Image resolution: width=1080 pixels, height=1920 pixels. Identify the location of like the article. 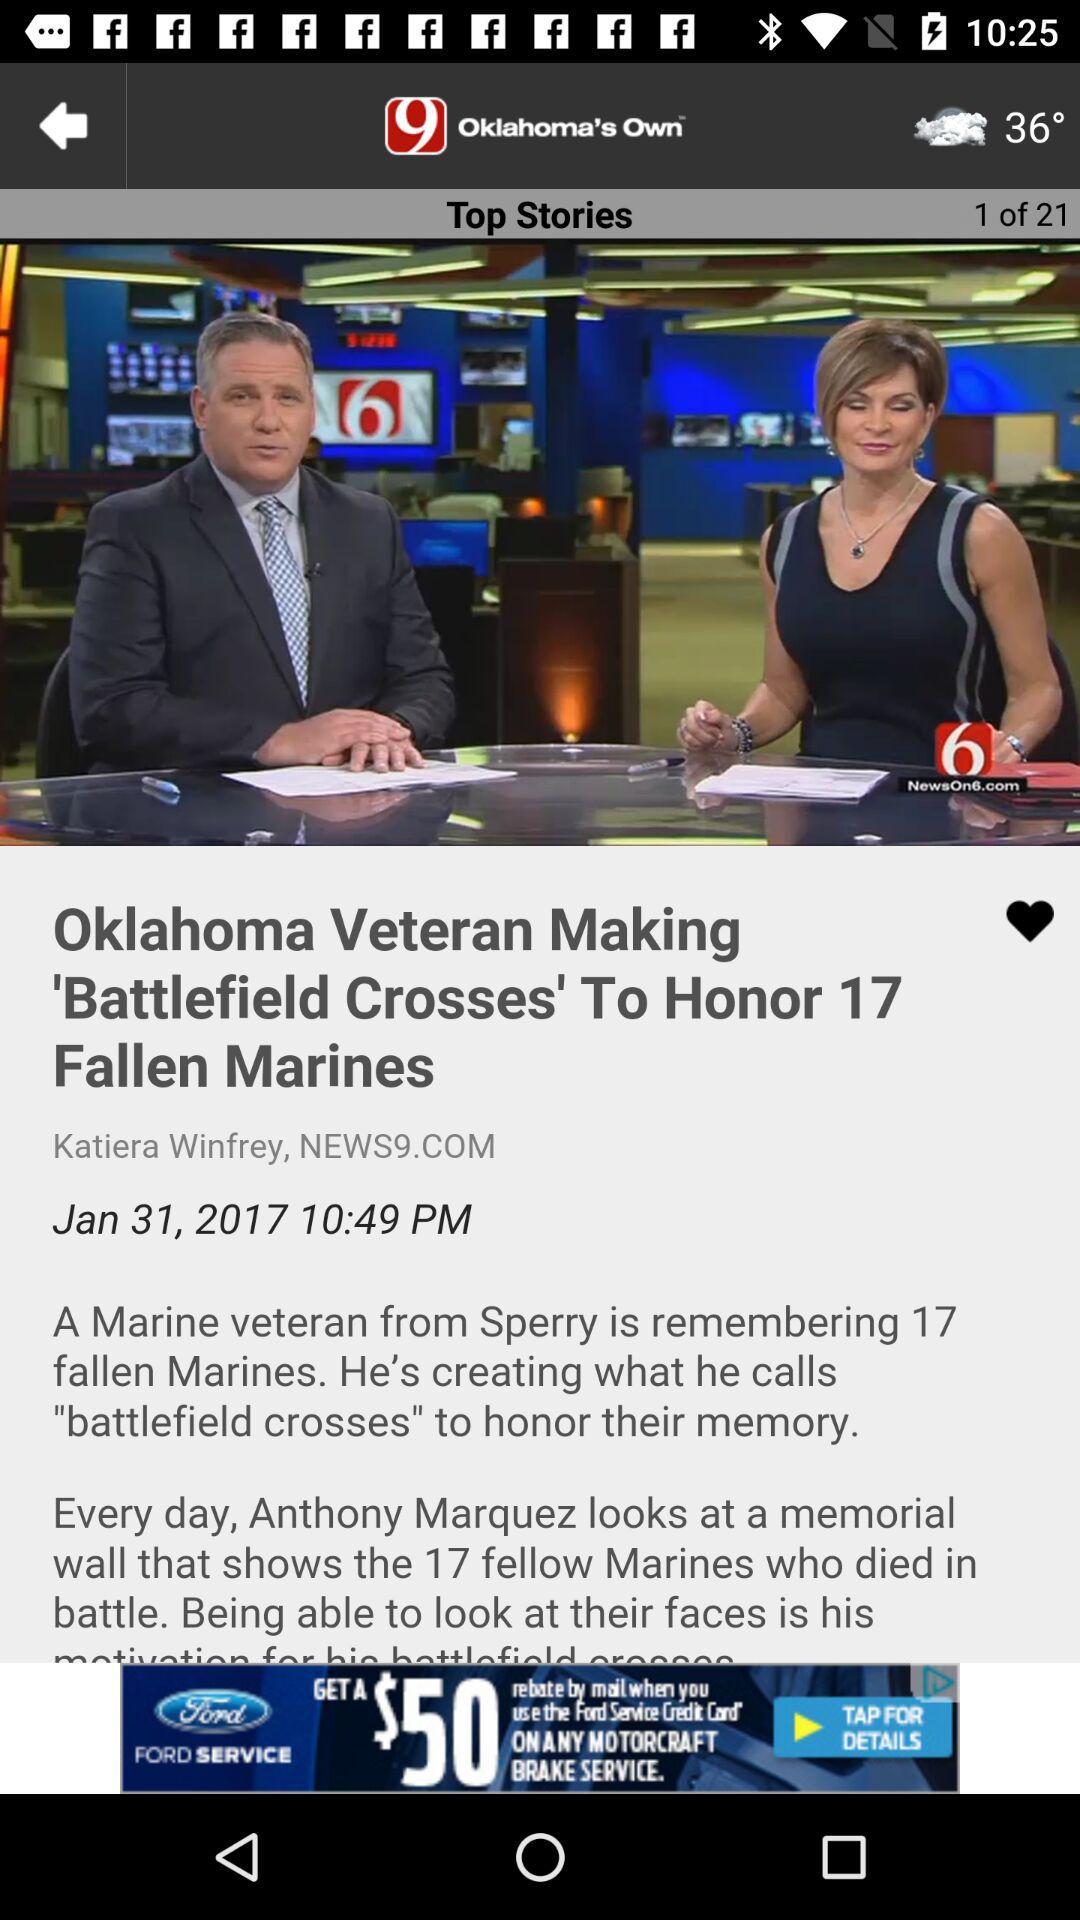
(1017, 920).